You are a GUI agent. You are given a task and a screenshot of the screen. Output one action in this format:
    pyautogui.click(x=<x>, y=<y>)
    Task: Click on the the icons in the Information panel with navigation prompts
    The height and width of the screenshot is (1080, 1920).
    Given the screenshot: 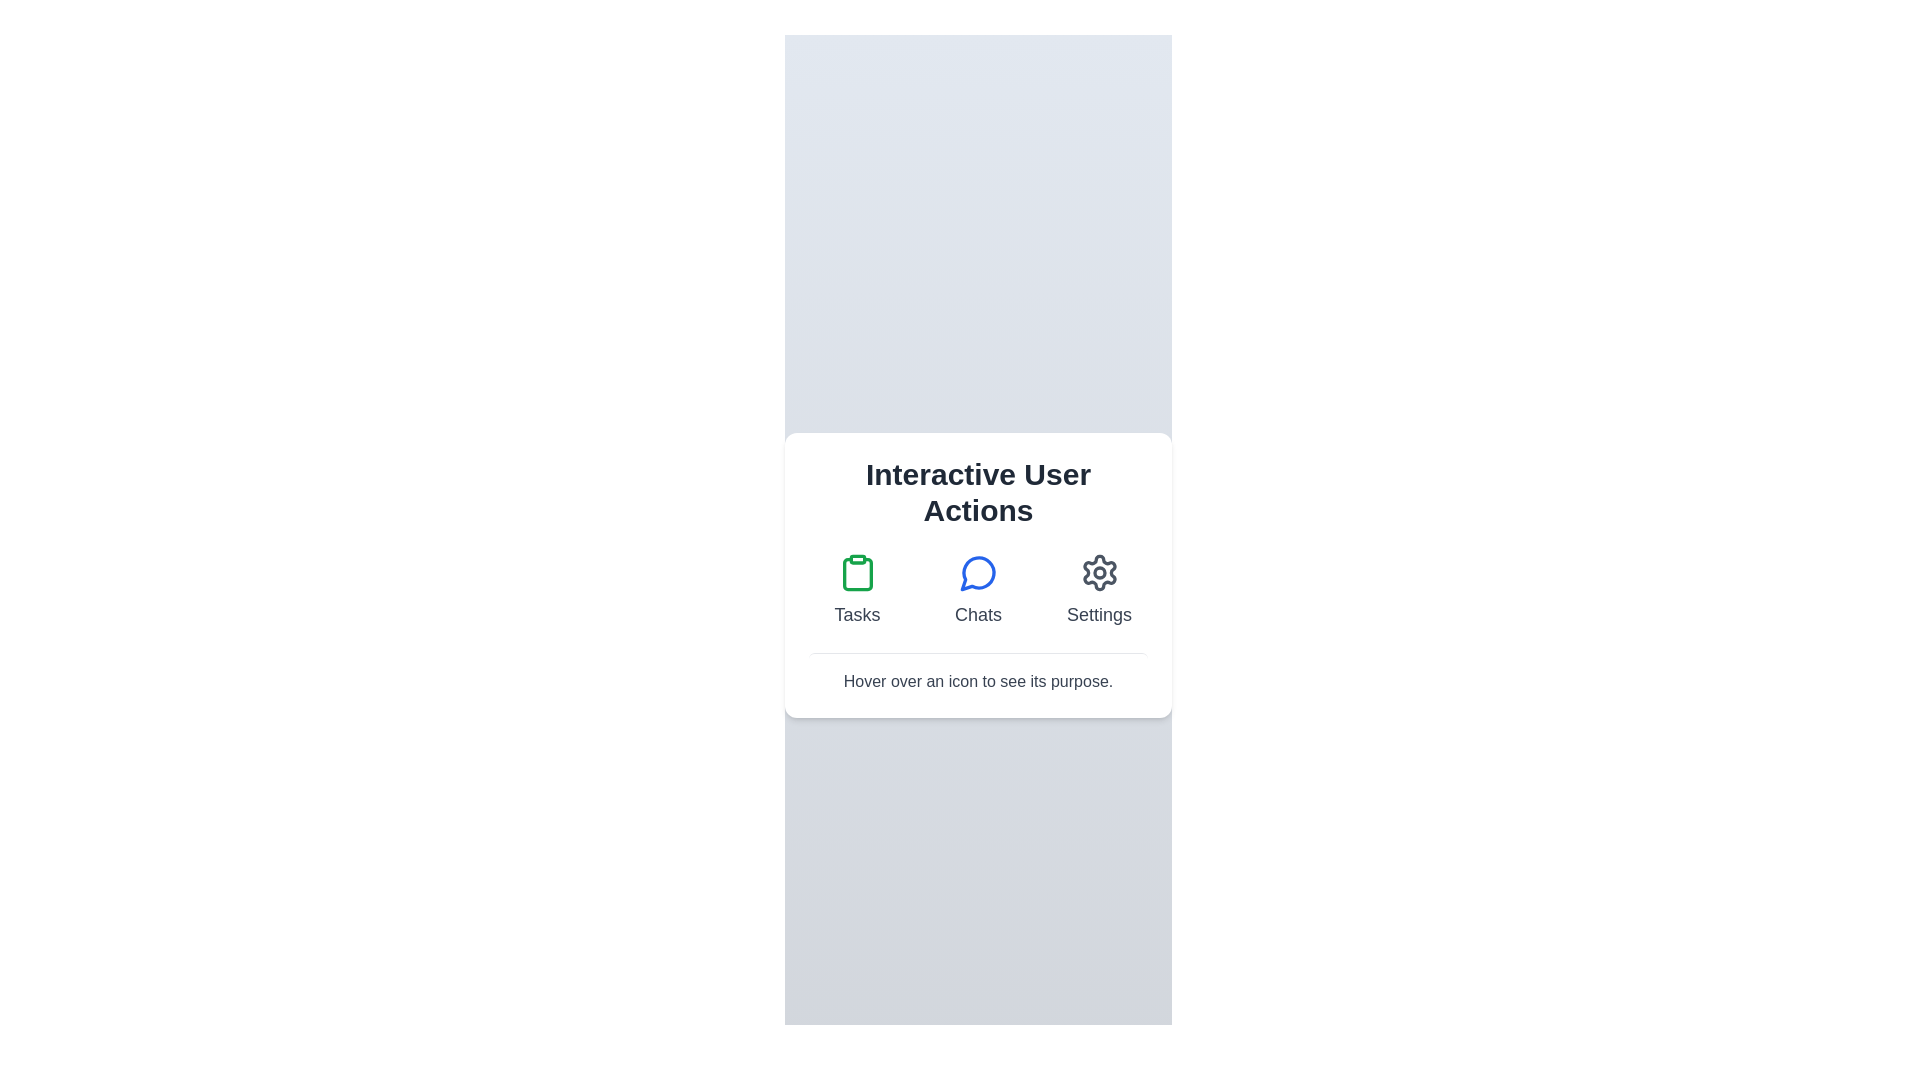 What is the action you would take?
    pyautogui.click(x=978, y=574)
    